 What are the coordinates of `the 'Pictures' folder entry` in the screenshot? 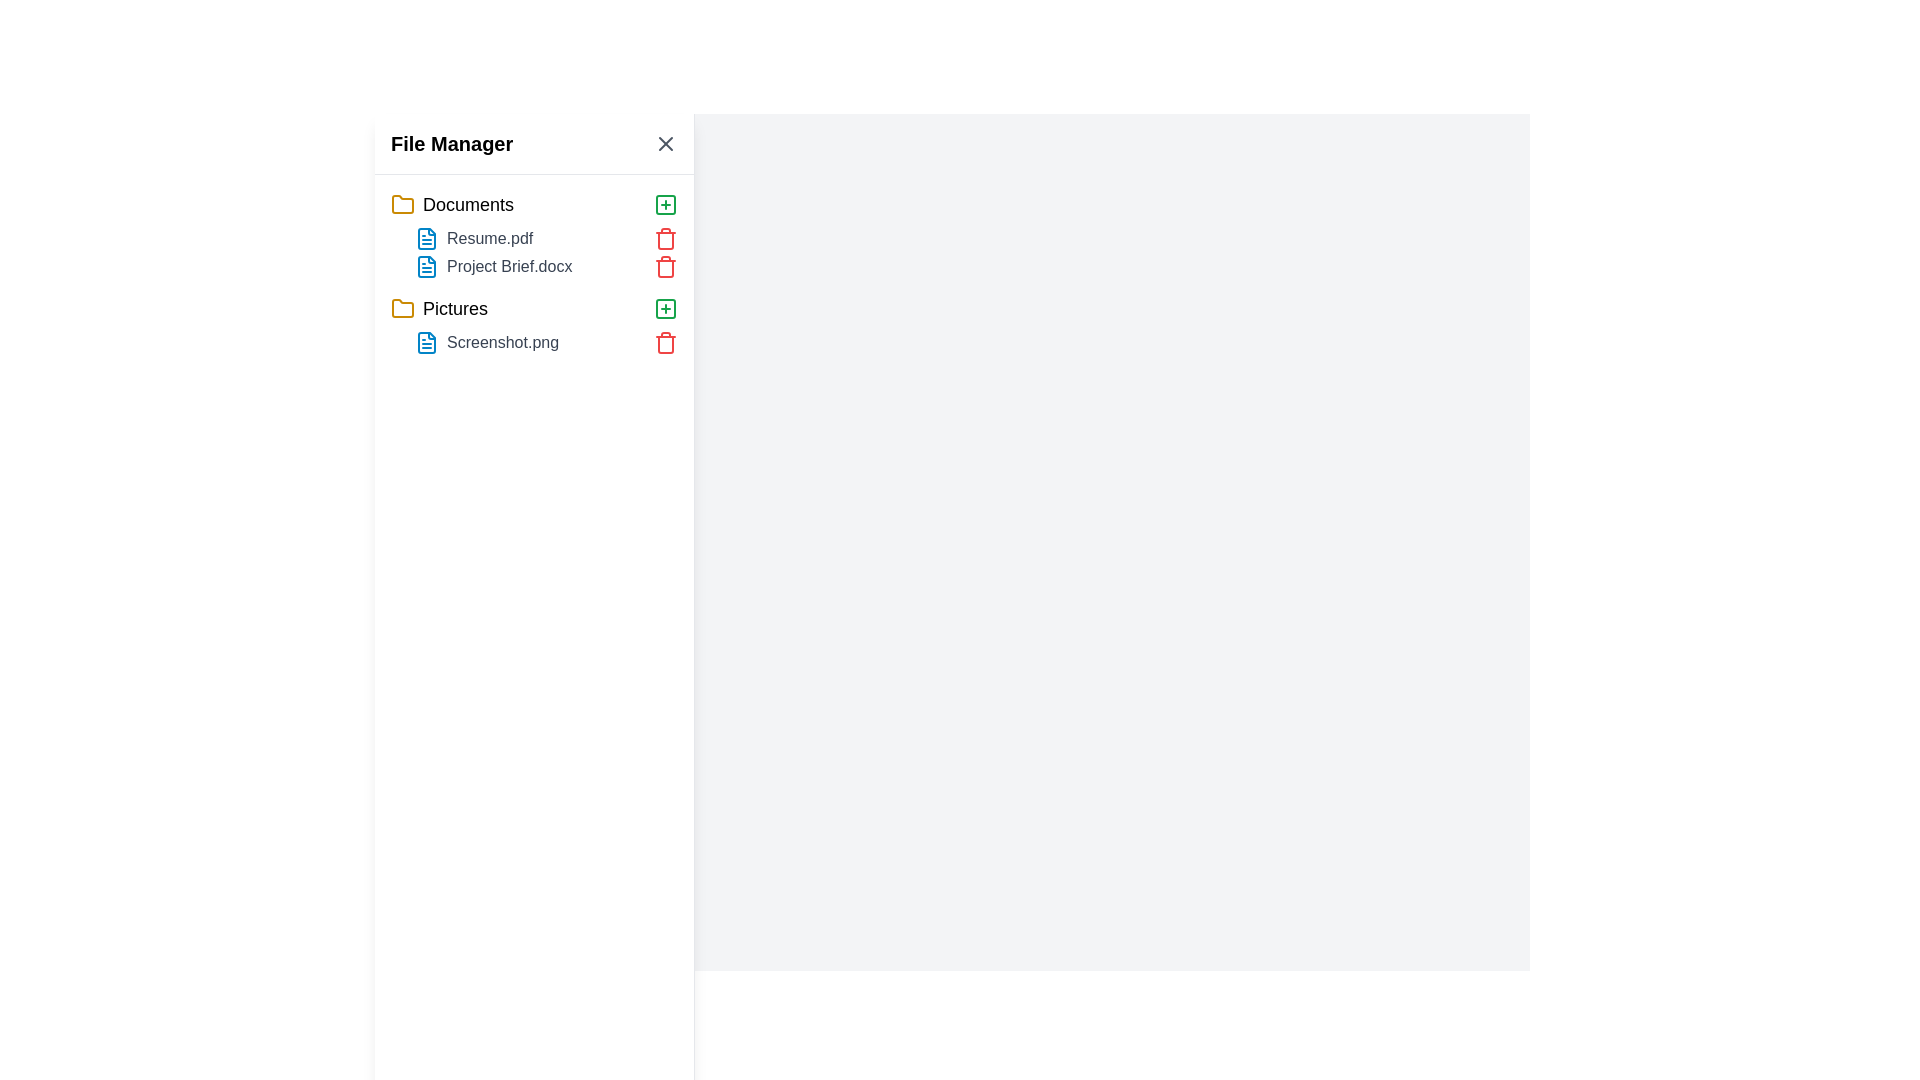 It's located at (534, 308).